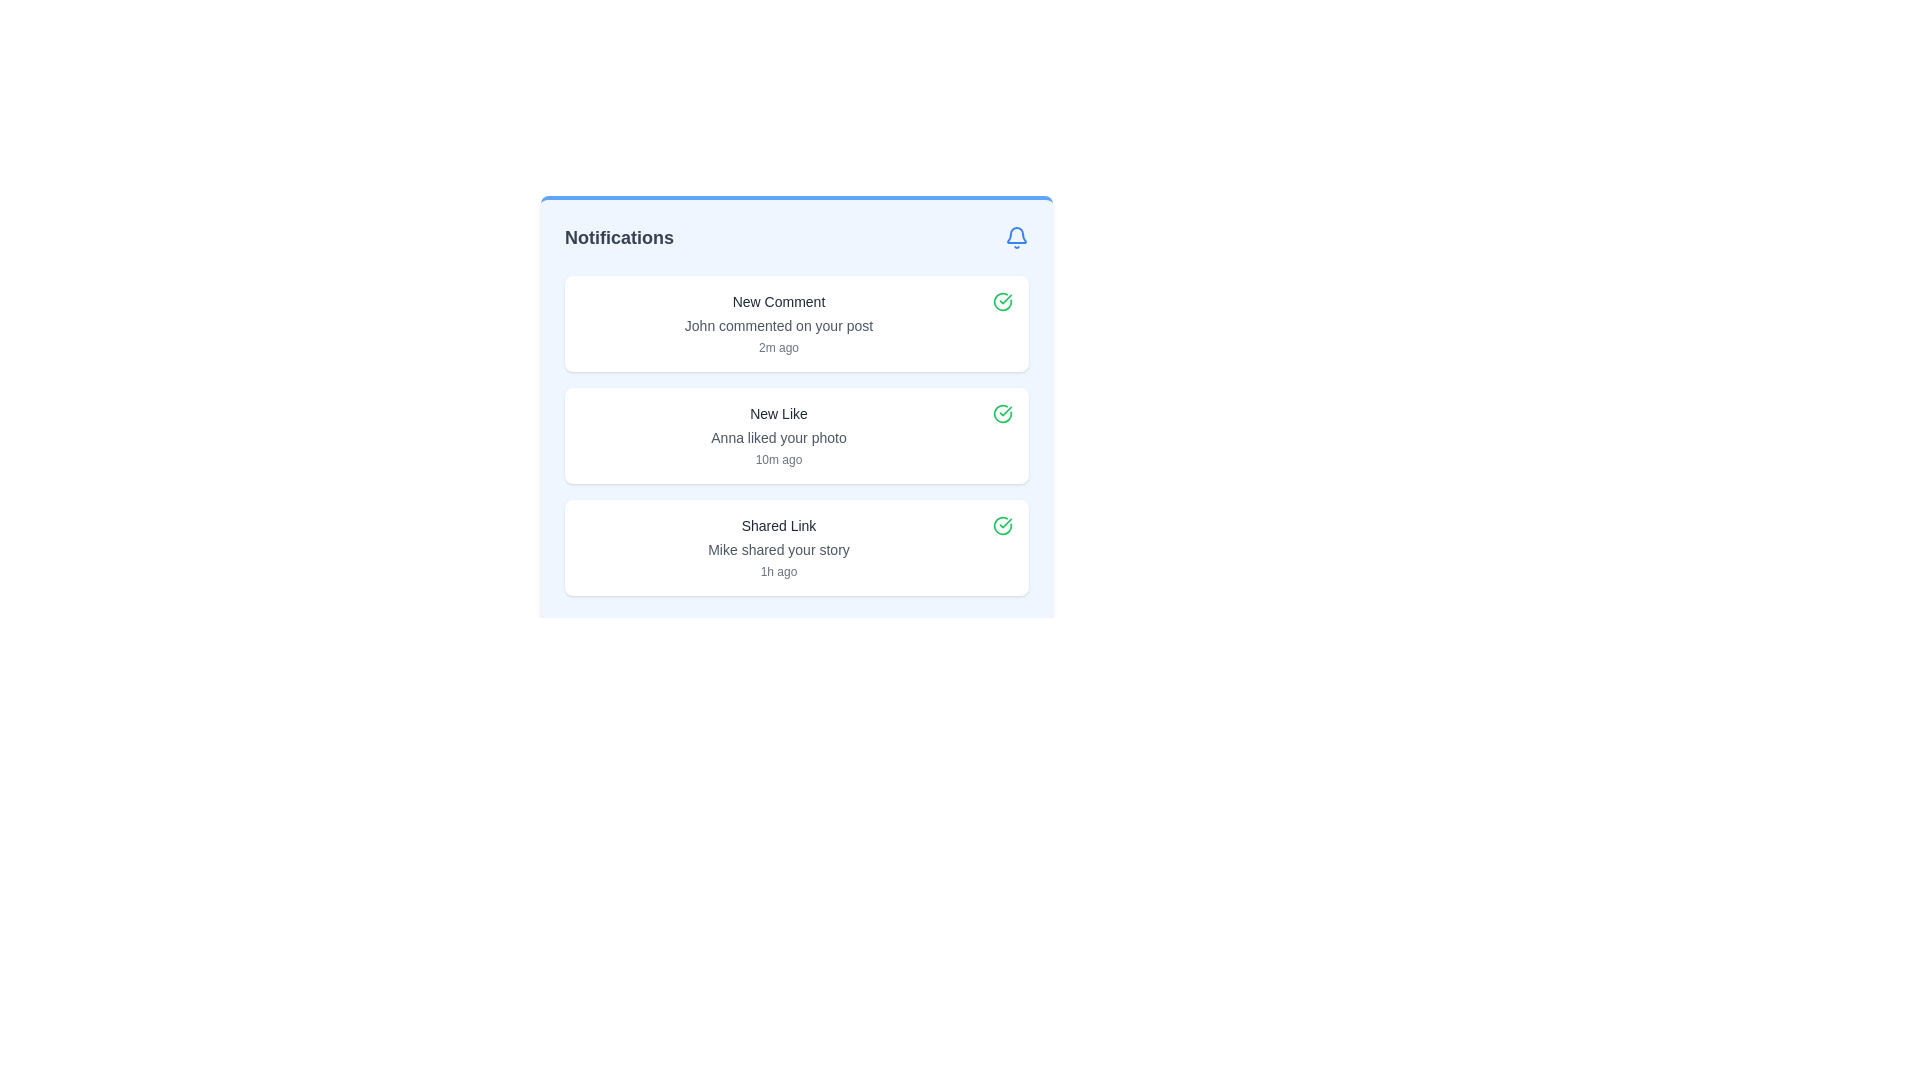  What do you see at coordinates (1003, 524) in the screenshot?
I see `the green circular icon with a checkmark inside, located at the bottom-right corner of the 'Shared Link - Mike shared your story - 1h ago' notification card to change its color to darker green` at bounding box center [1003, 524].